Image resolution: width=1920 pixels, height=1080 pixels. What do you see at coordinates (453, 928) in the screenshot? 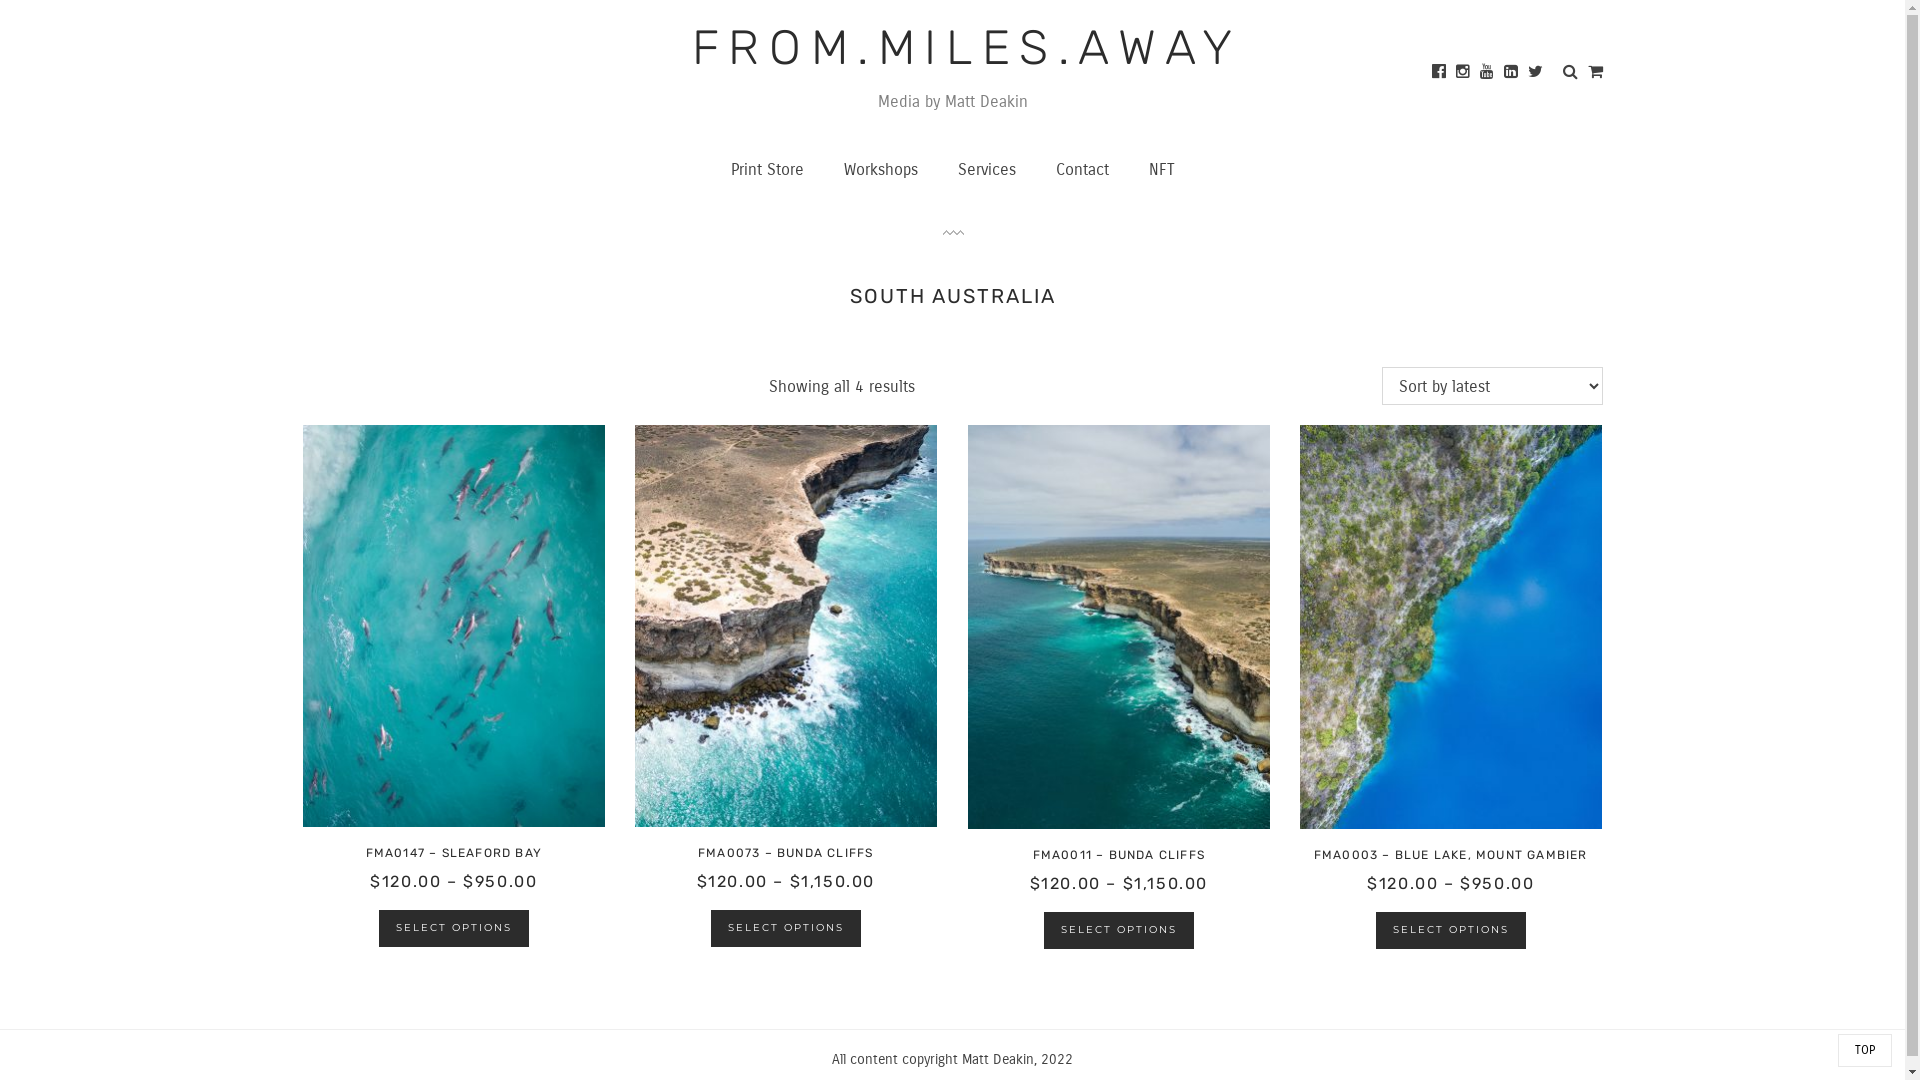
I see `'SELECT OPTIONS'` at bounding box center [453, 928].